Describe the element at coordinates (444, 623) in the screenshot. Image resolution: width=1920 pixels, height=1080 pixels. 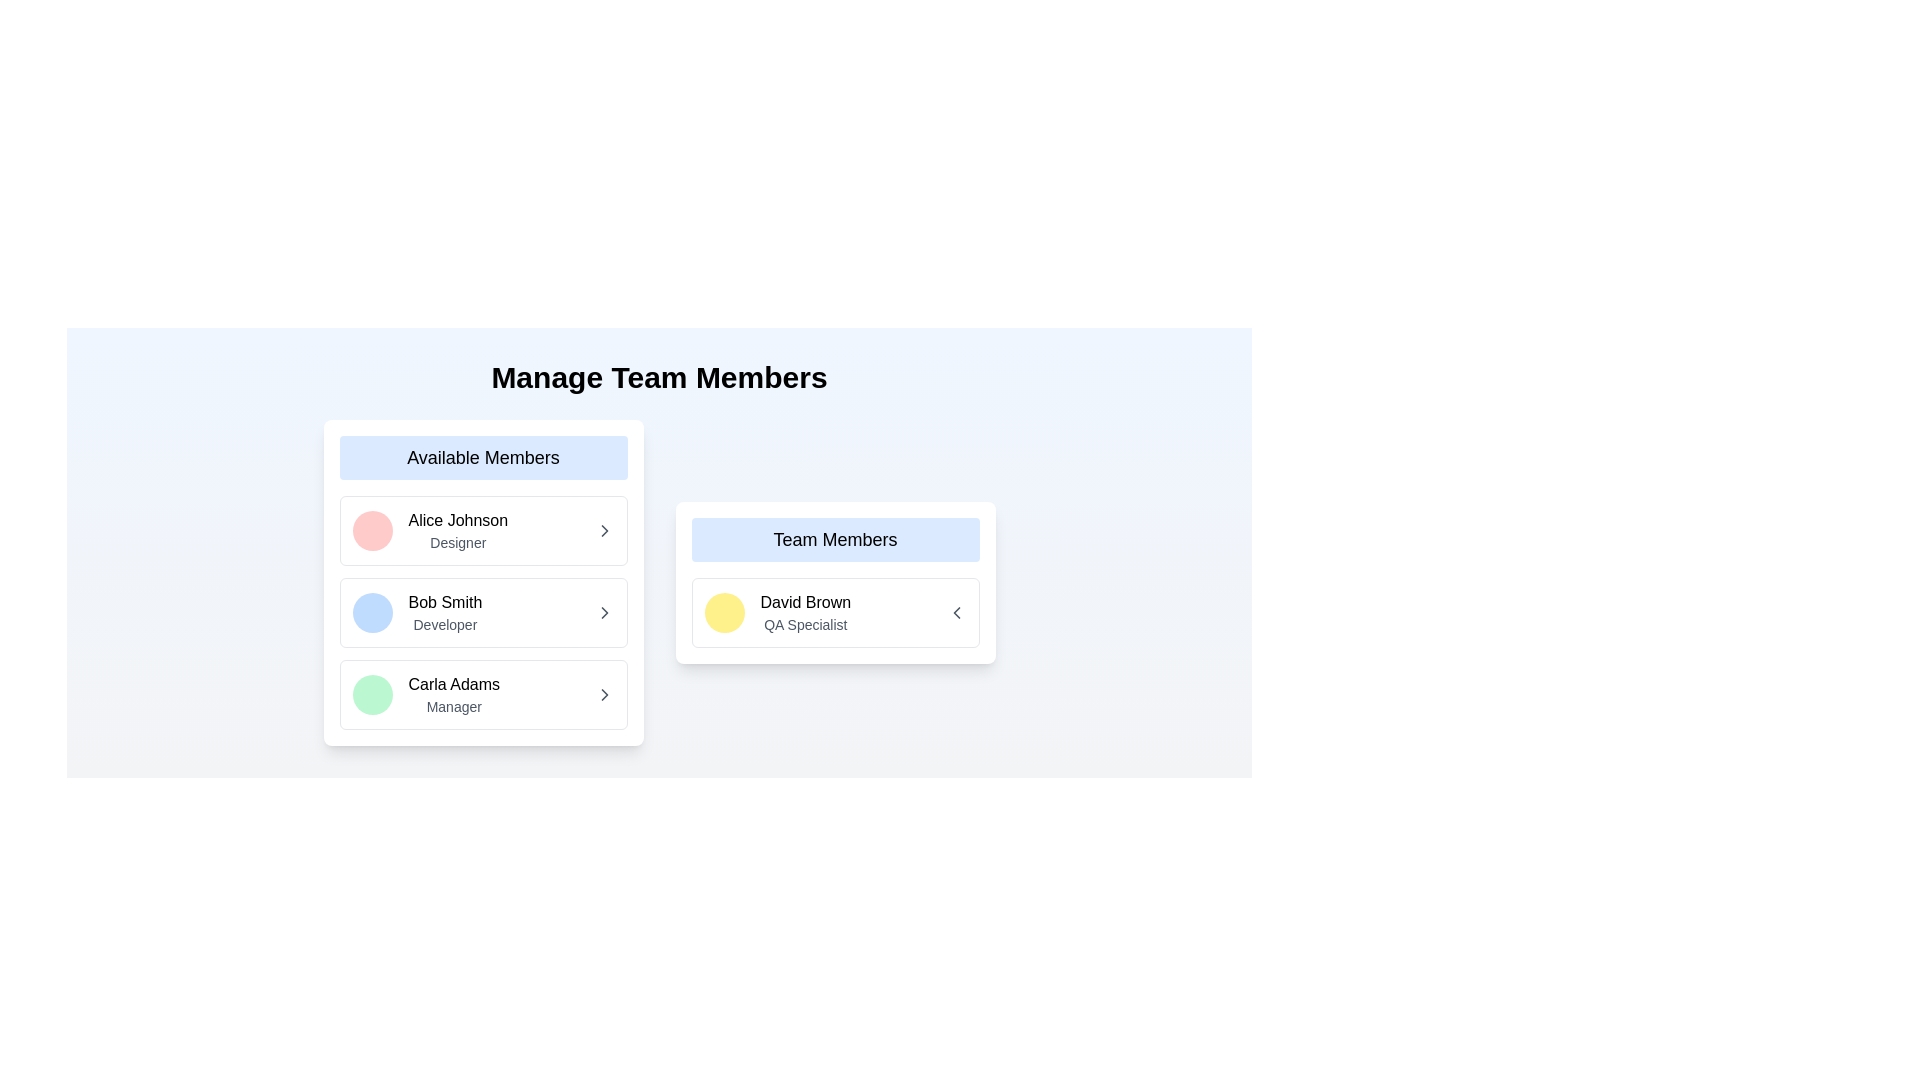
I see `the text label 'Developer' located below the name 'Bob Smith' in the 'Available Members' list` at that location.